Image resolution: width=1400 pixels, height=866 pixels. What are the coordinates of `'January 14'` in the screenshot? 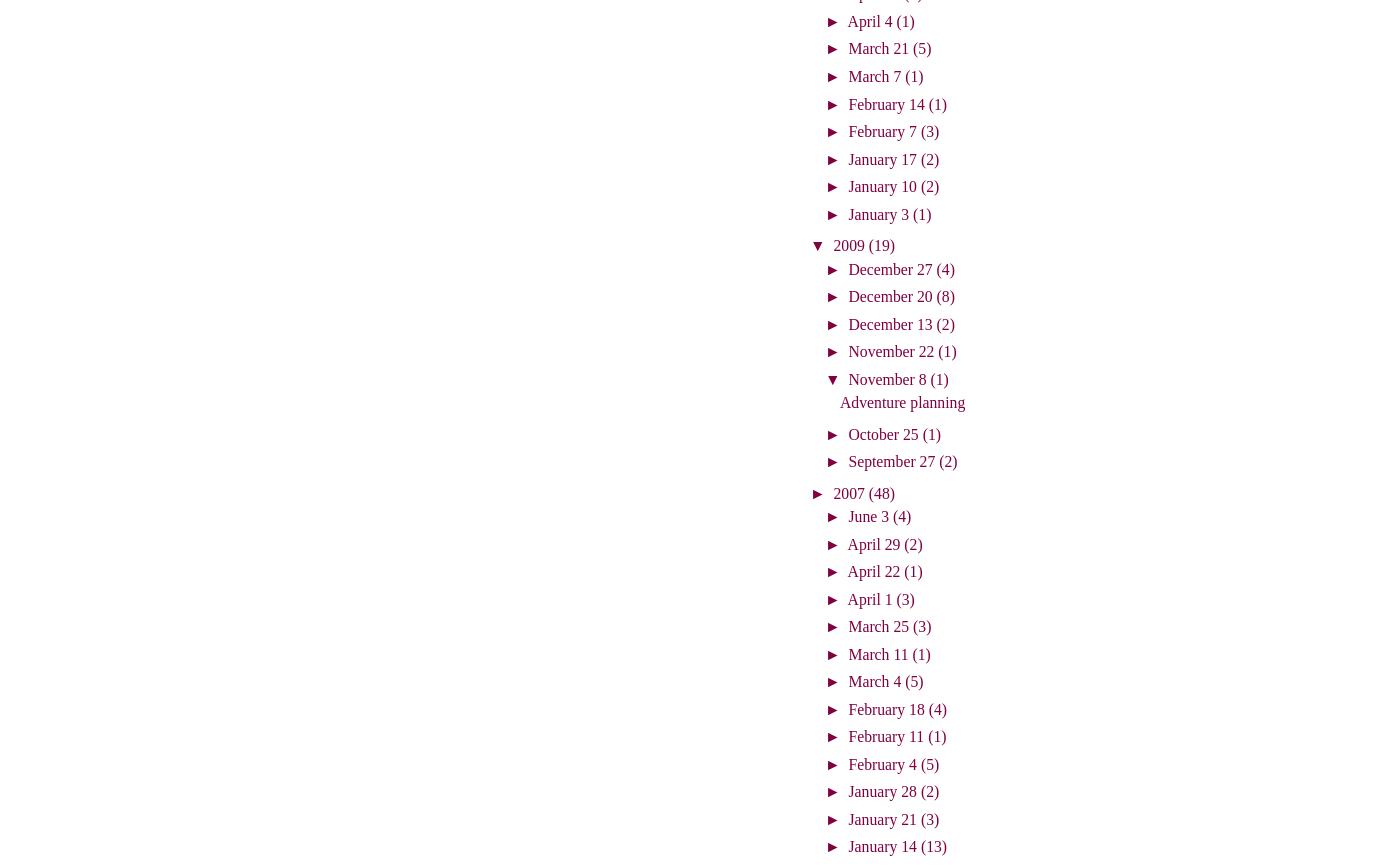 It's located at (882, 845).